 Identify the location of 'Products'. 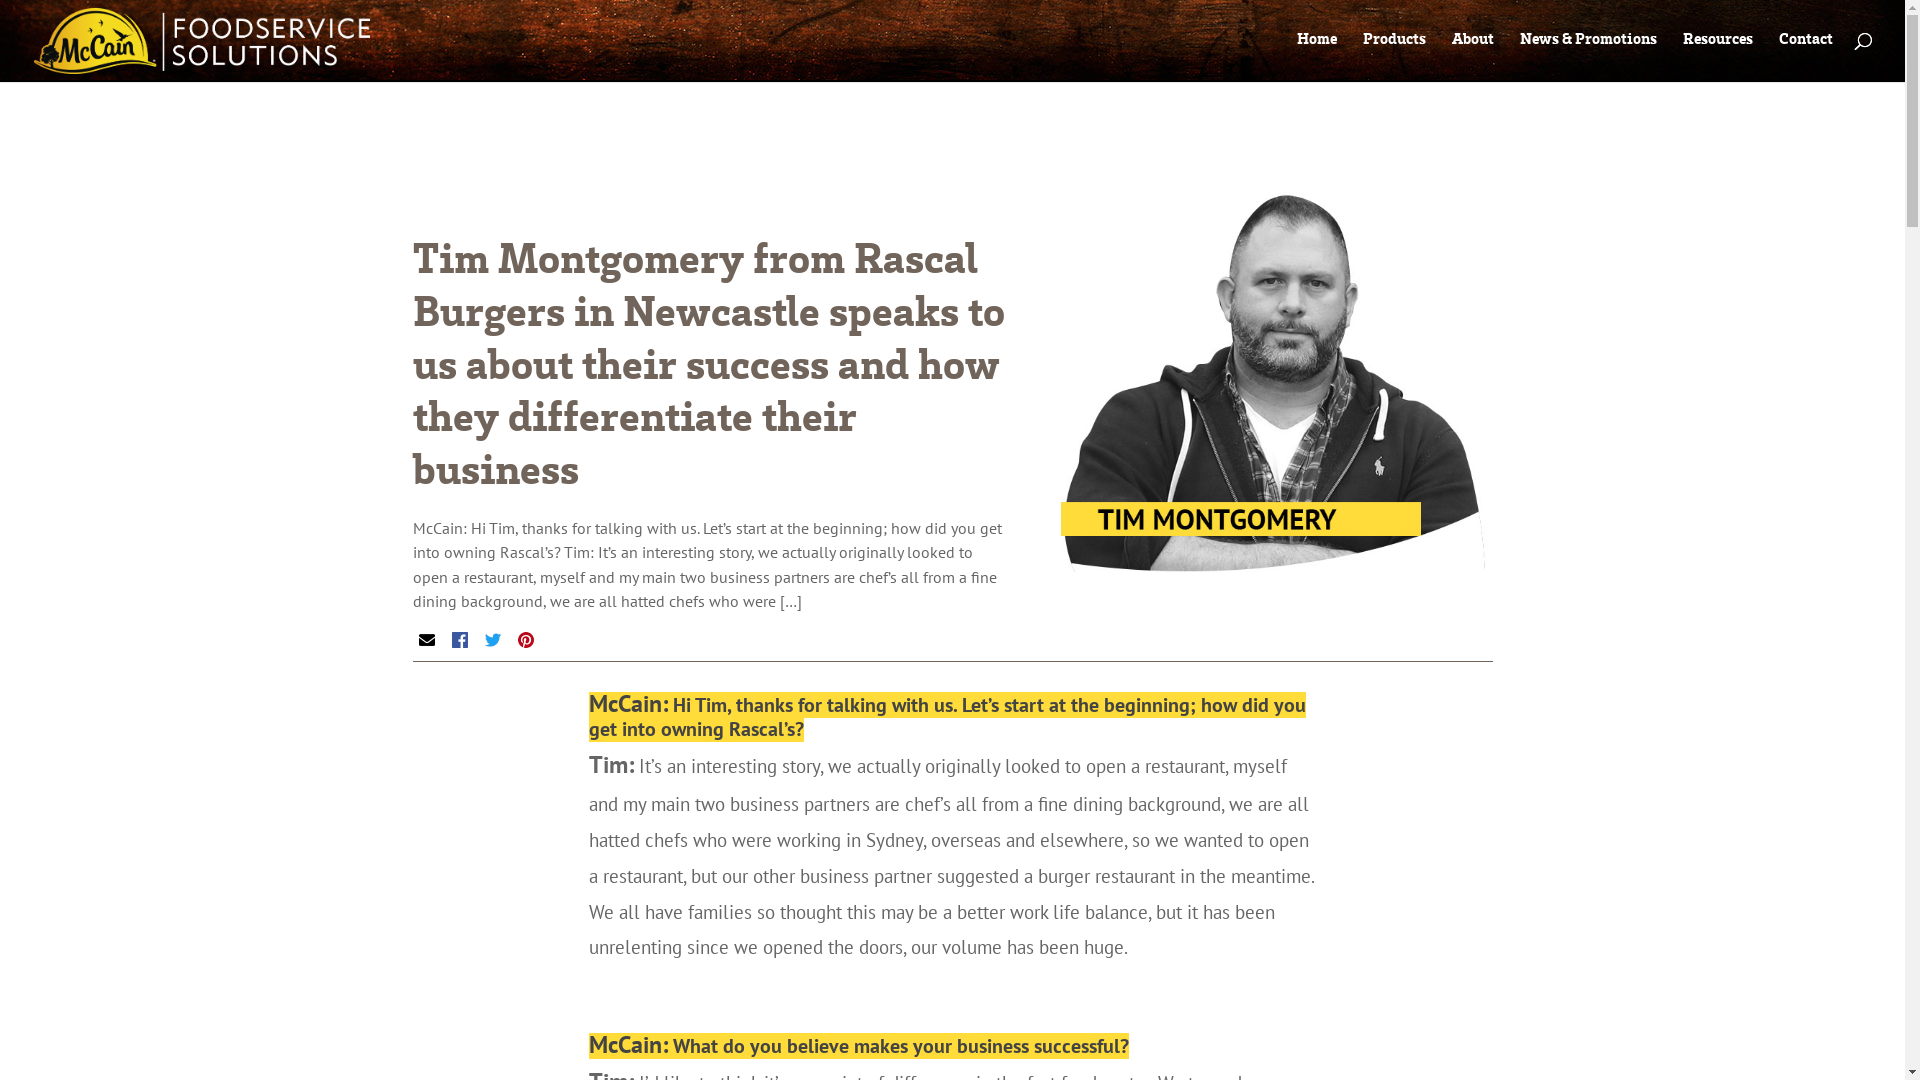
(1393, 42).